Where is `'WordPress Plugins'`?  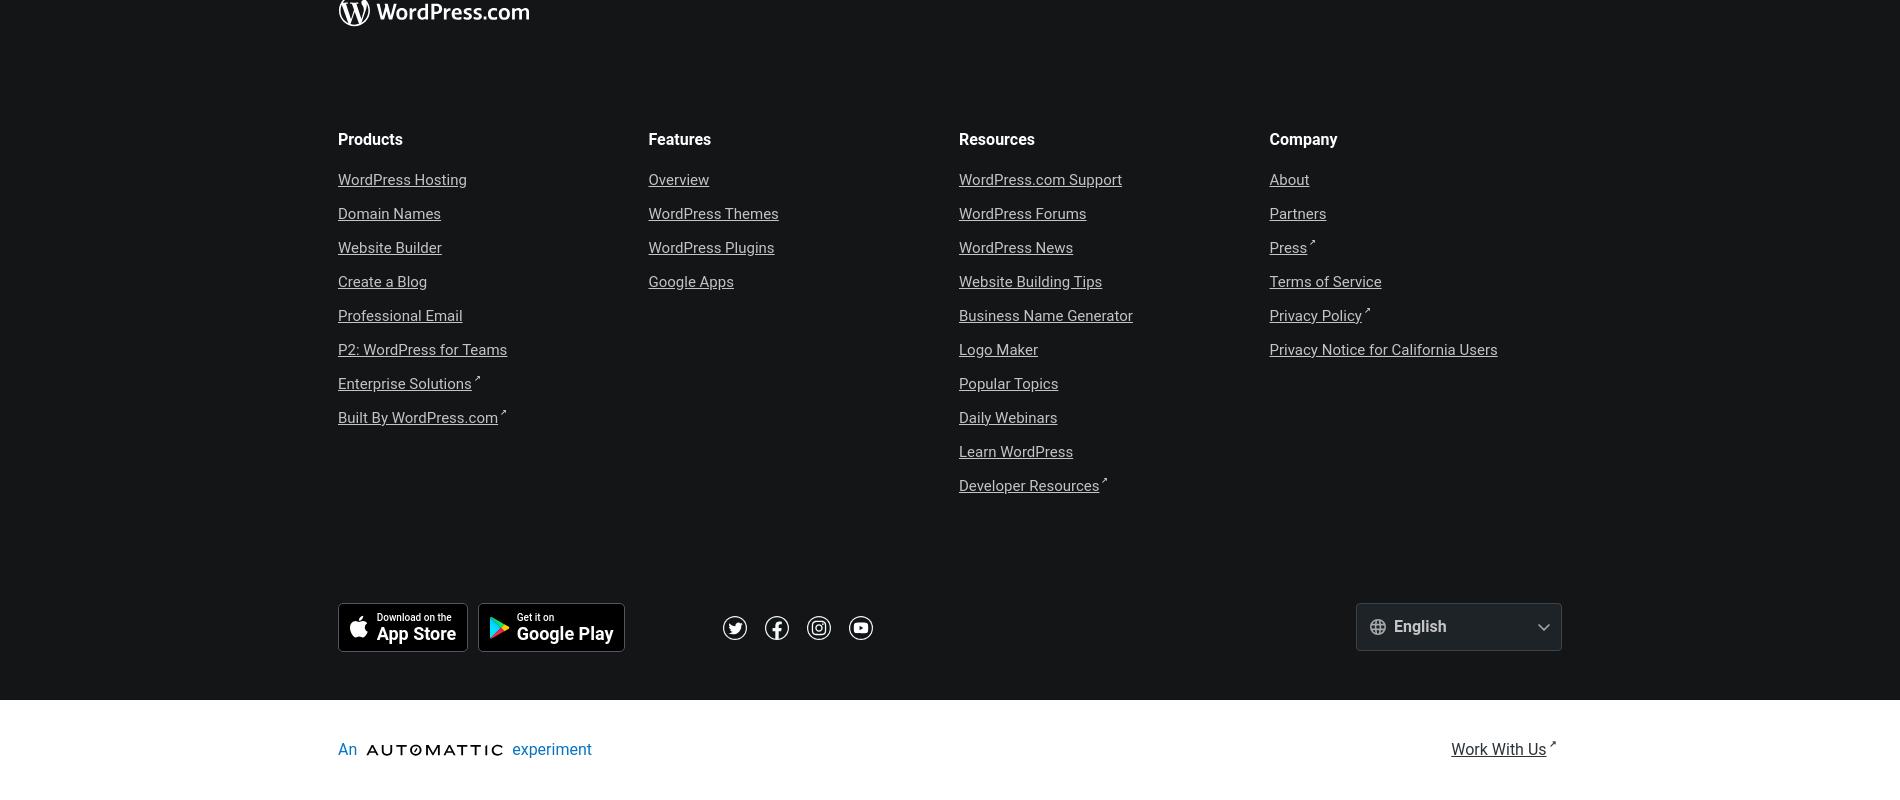 'WordPress Plugins' is located at coordinates (710, 245).